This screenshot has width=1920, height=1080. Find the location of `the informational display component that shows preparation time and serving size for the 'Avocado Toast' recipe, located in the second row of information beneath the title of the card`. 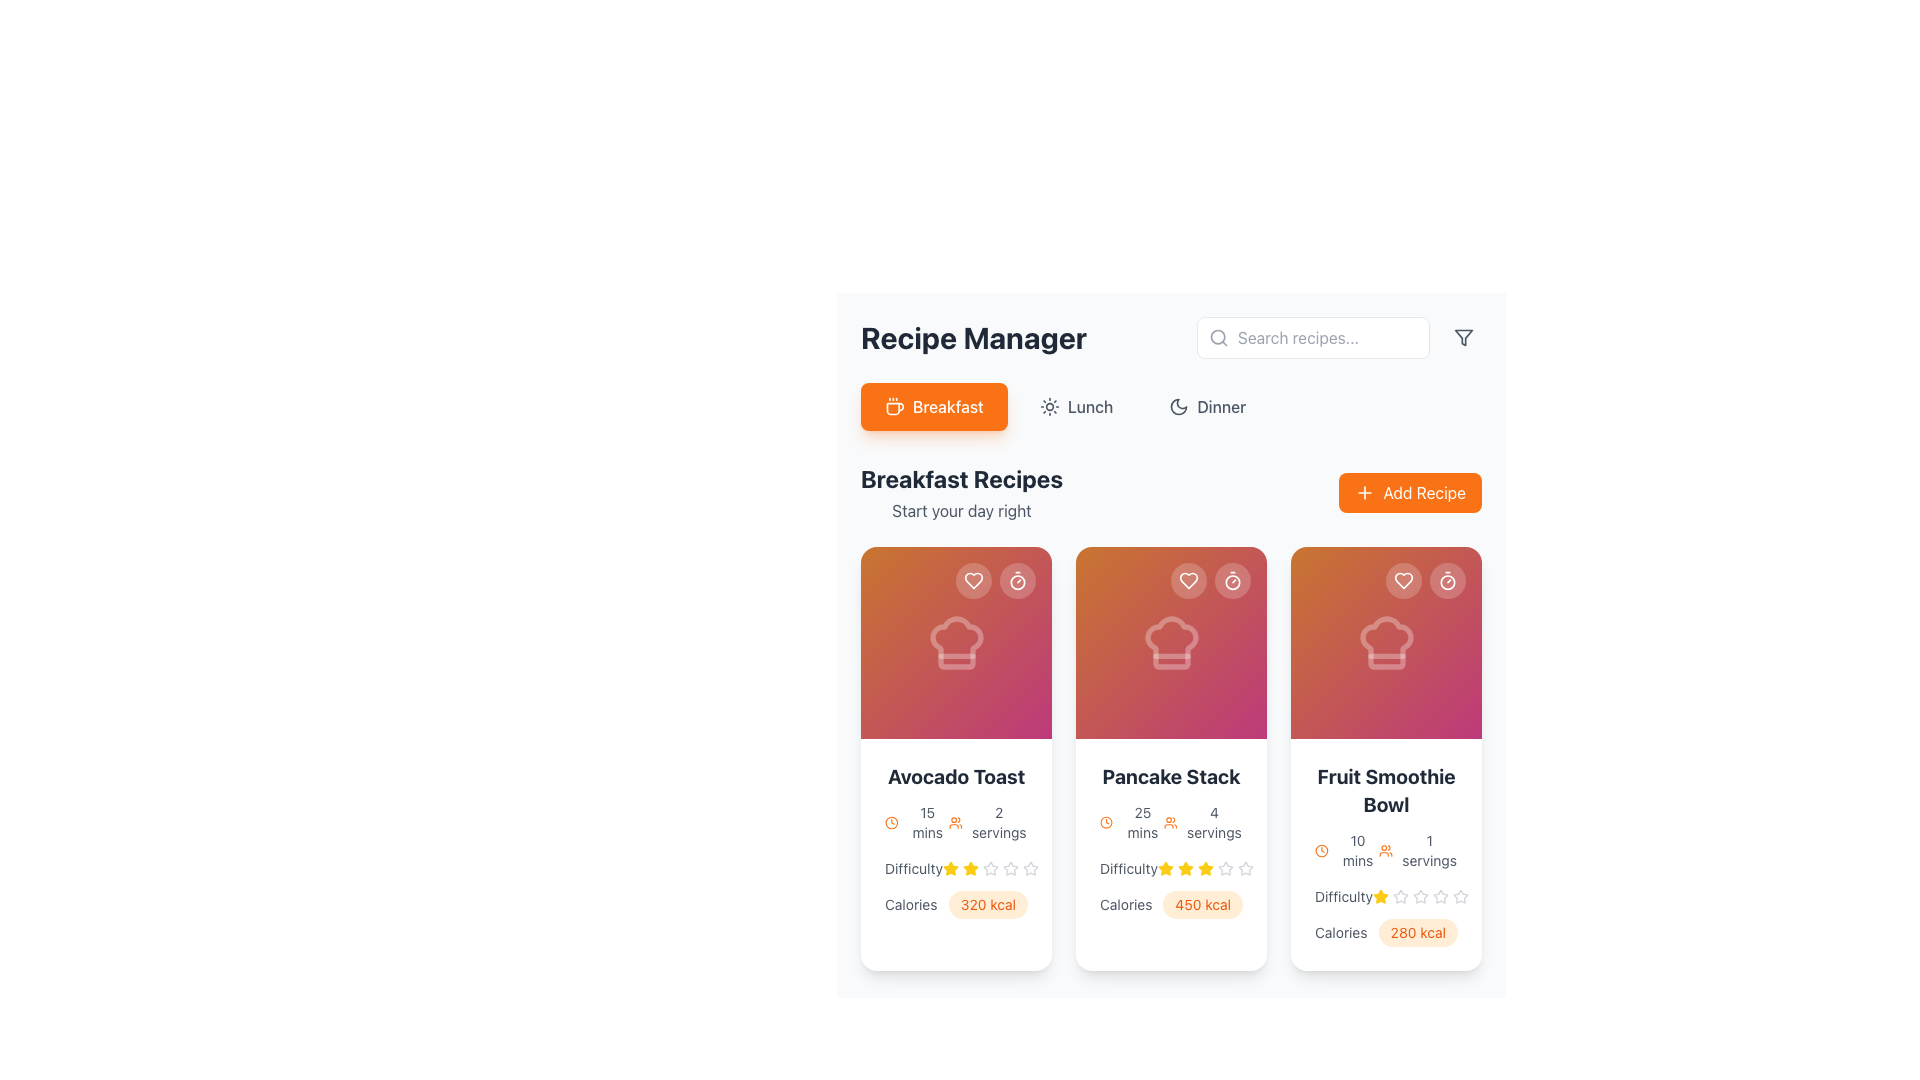

the informational display component that shows preparation time and serving size for the 'Avocado Toast' recipe, located in the second row of information beneath the title of the card is located at coordinates (955, 822).